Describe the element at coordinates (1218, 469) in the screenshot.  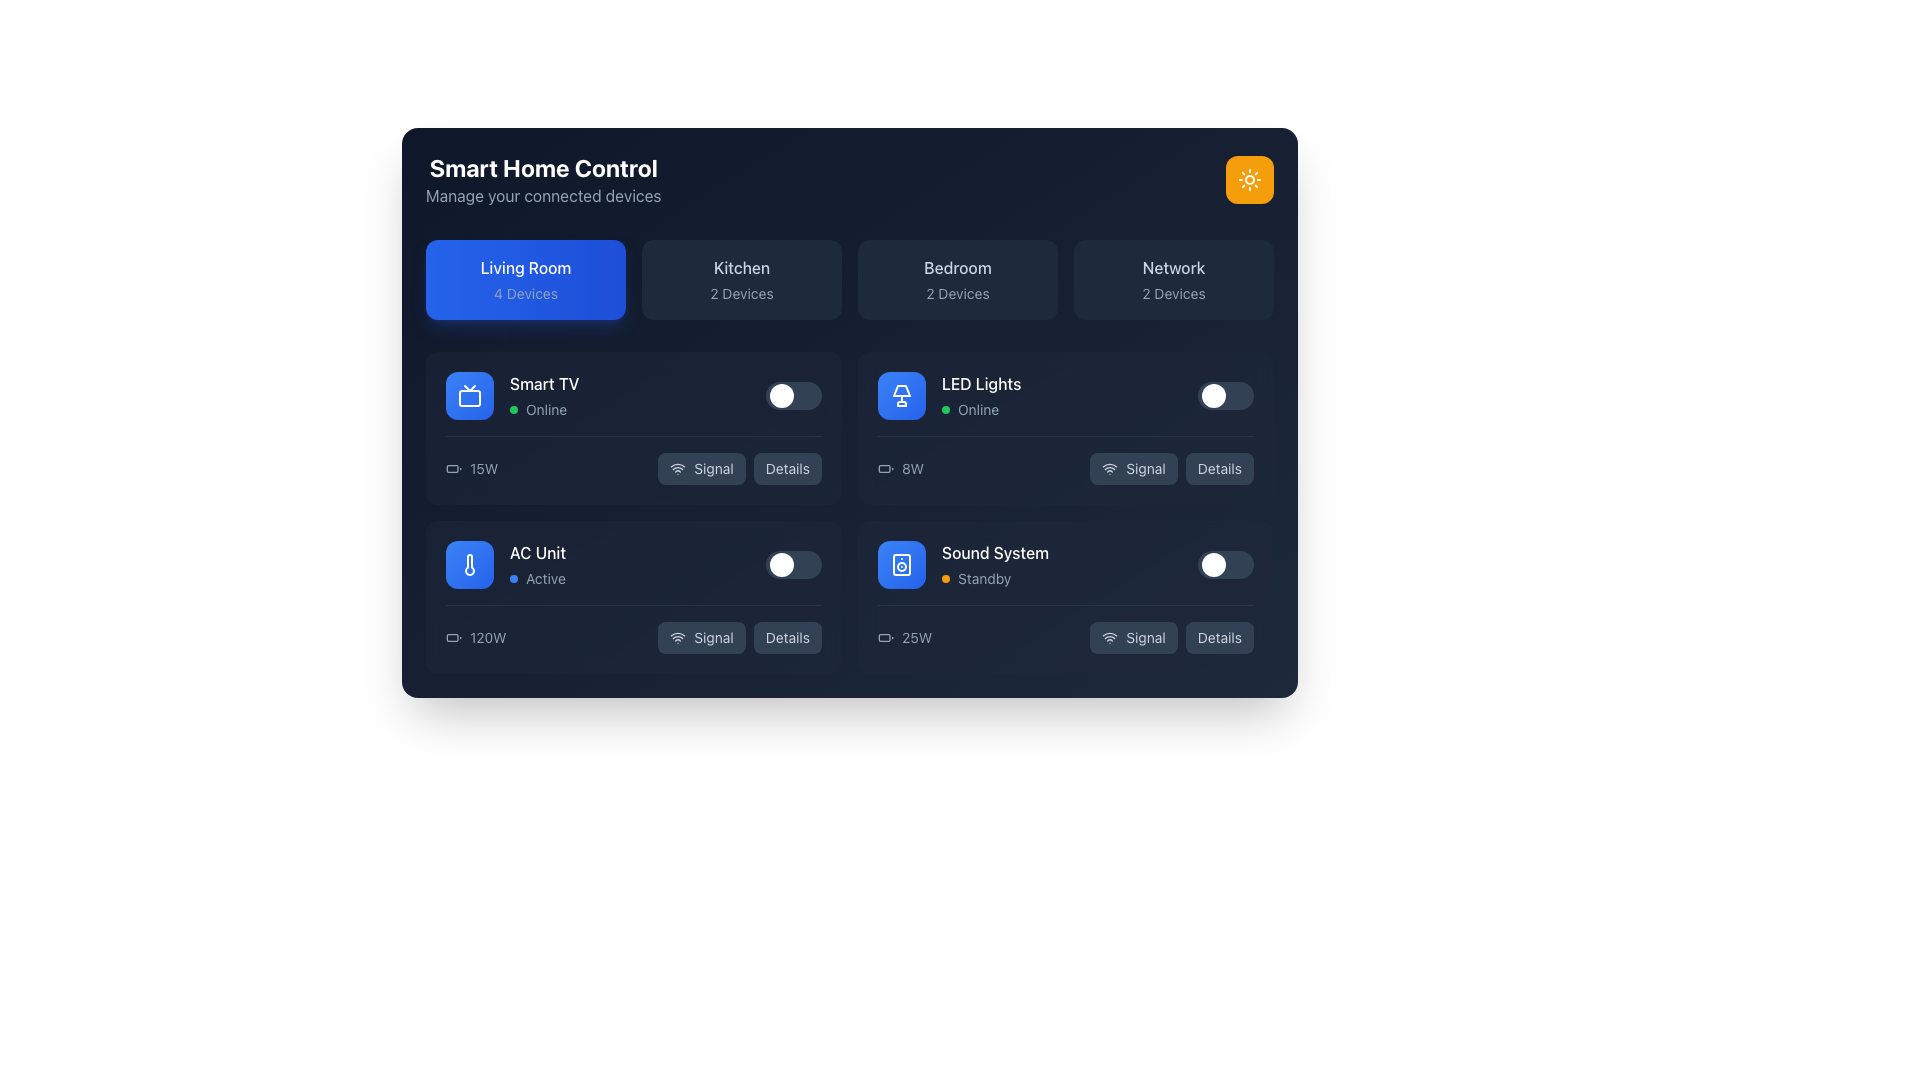
I see `the rectangular 'Details' button with a dark slate background and light slate text, located in the second column of the grid layout, adjacent to the 'Signal' button for interactive effects` at that location.